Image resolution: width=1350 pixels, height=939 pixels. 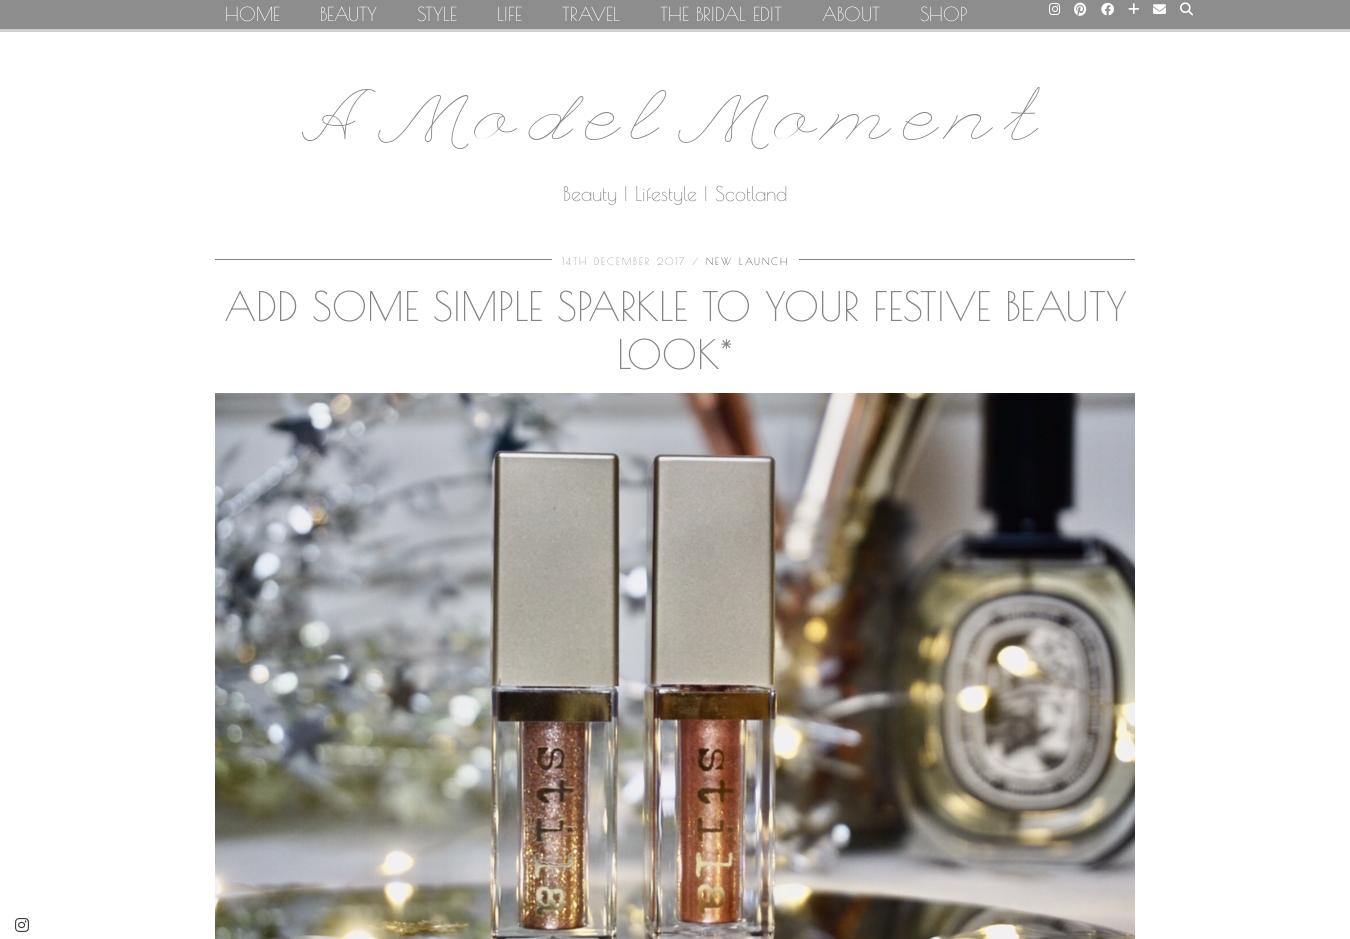 What do you see at coordinates (720, 13) in the screenshot?
I see `'The Bridal Edit'` at bounding box center [720, 13].